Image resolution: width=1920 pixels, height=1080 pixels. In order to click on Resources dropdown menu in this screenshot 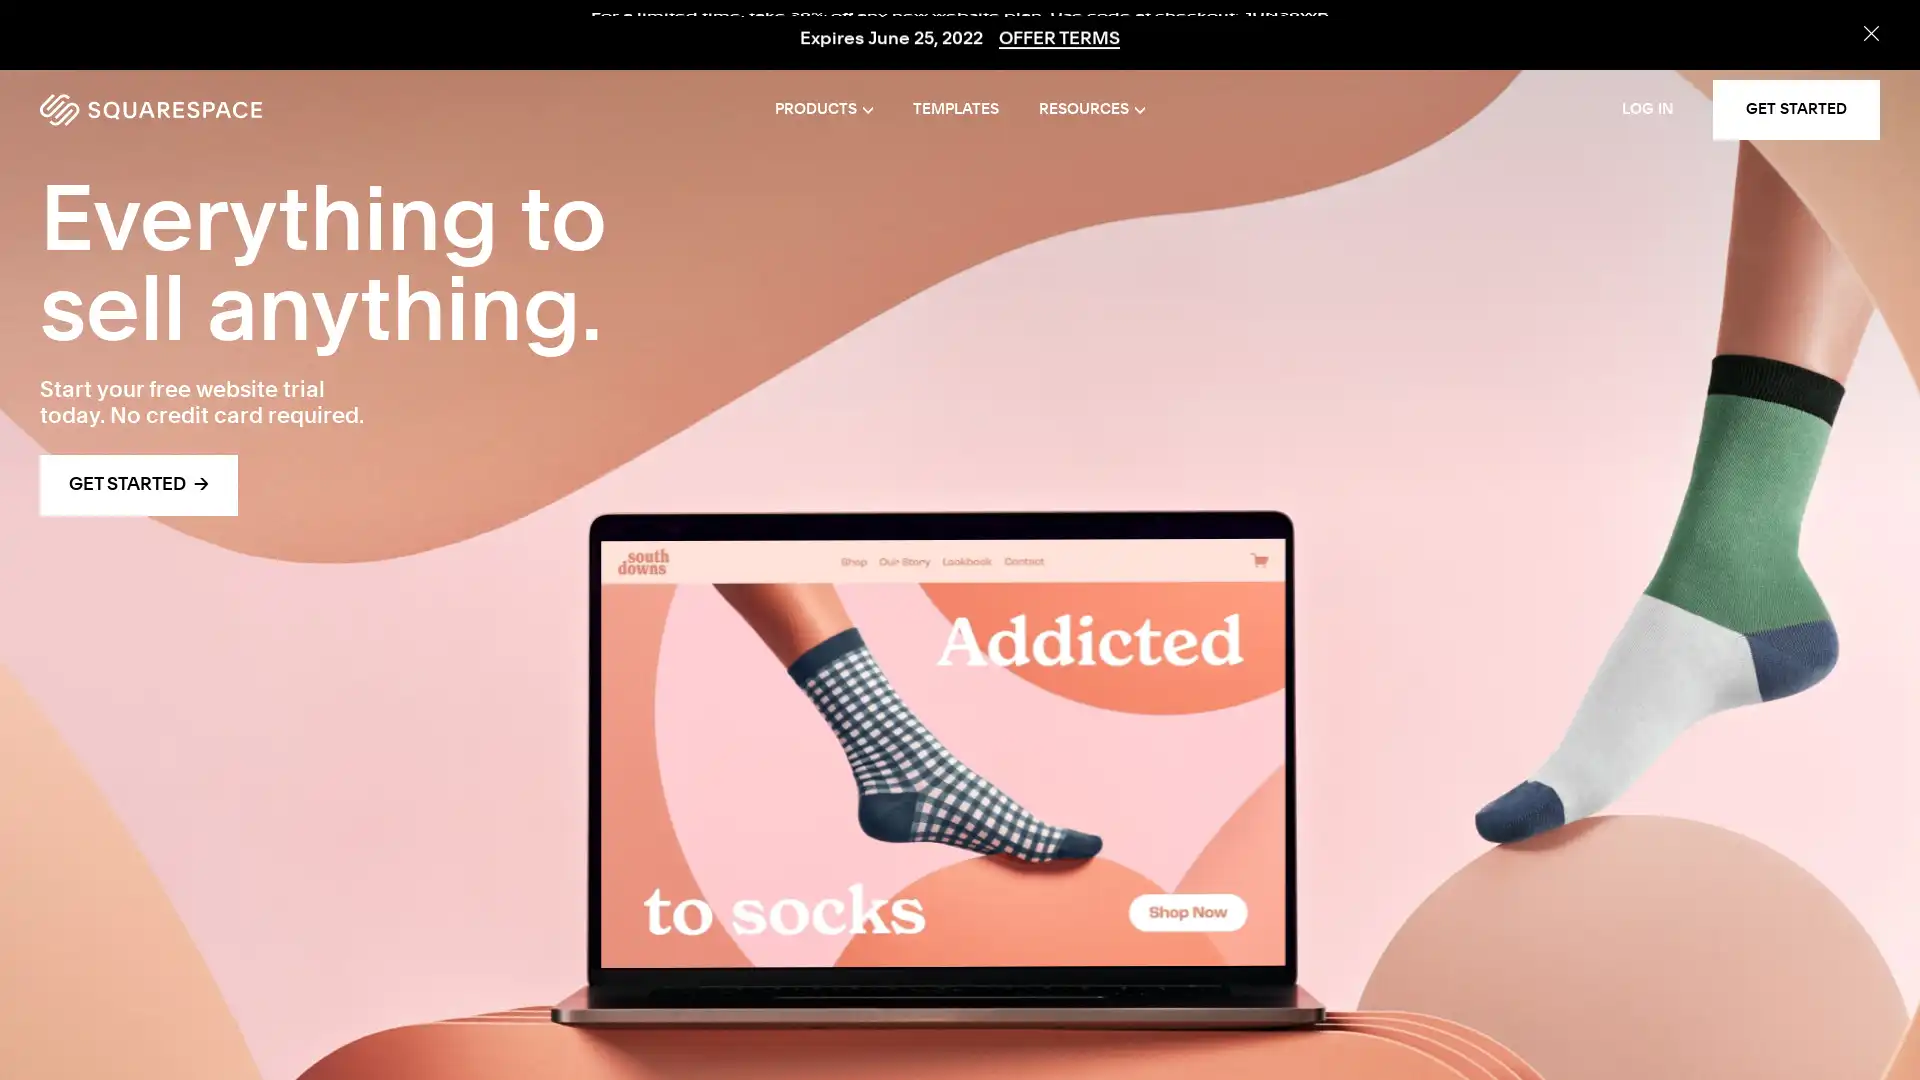, I will do `click(1090, 110)`.